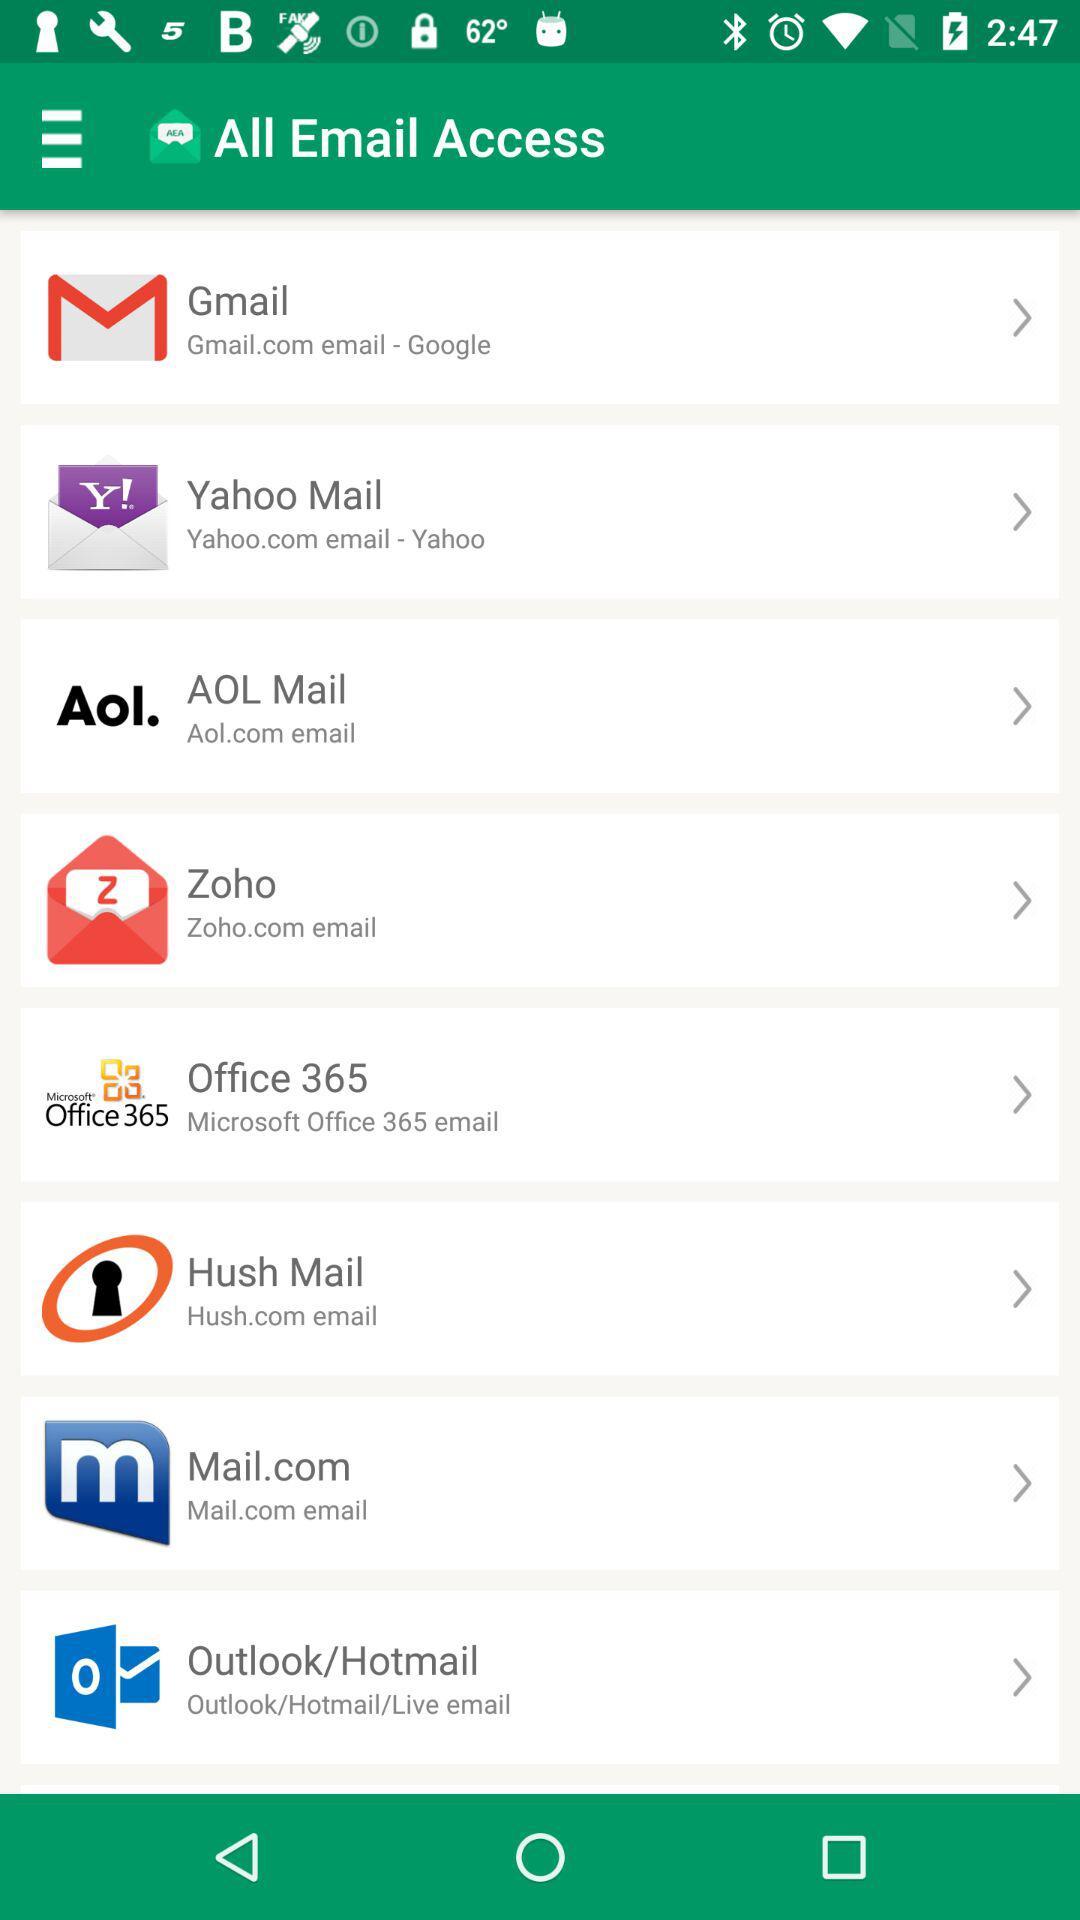  I want to click on app above the hush.com email icon, so click(275, 1269).